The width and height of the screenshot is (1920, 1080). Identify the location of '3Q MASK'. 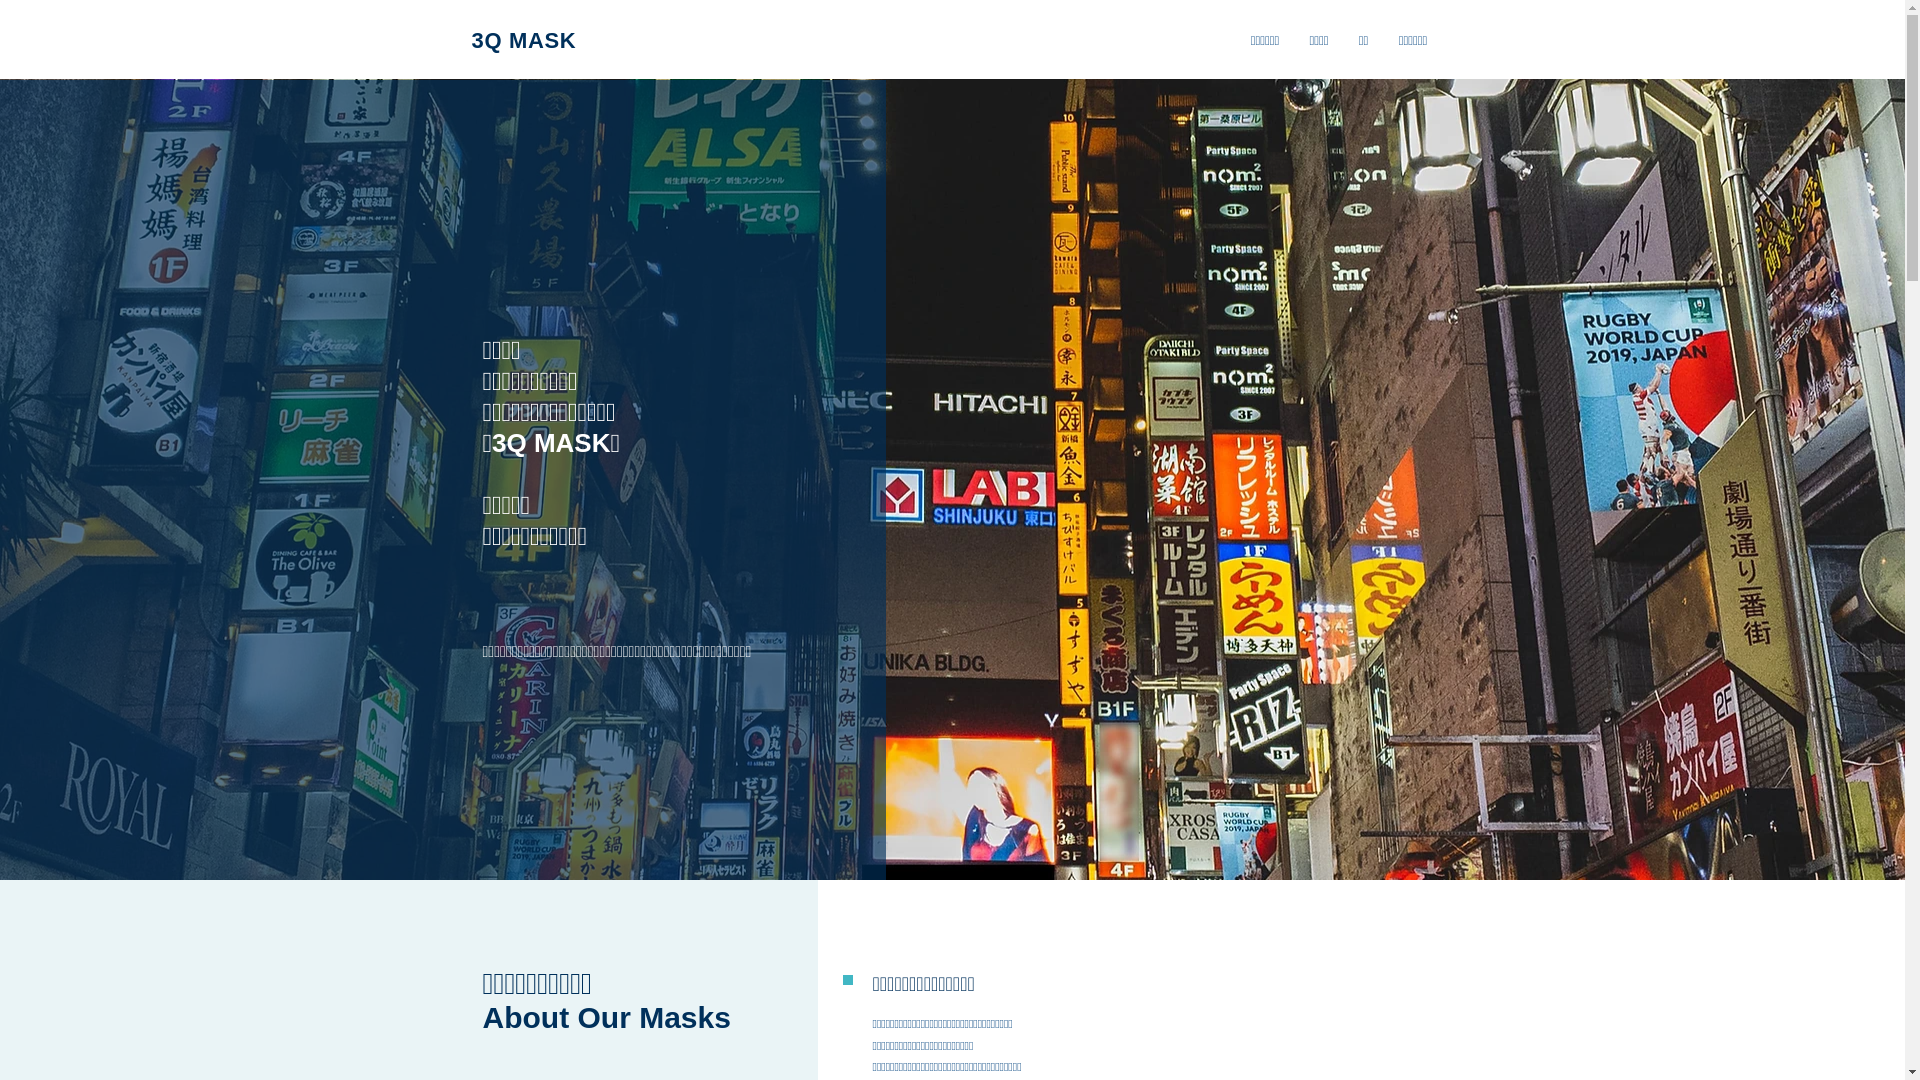
(524, 40).